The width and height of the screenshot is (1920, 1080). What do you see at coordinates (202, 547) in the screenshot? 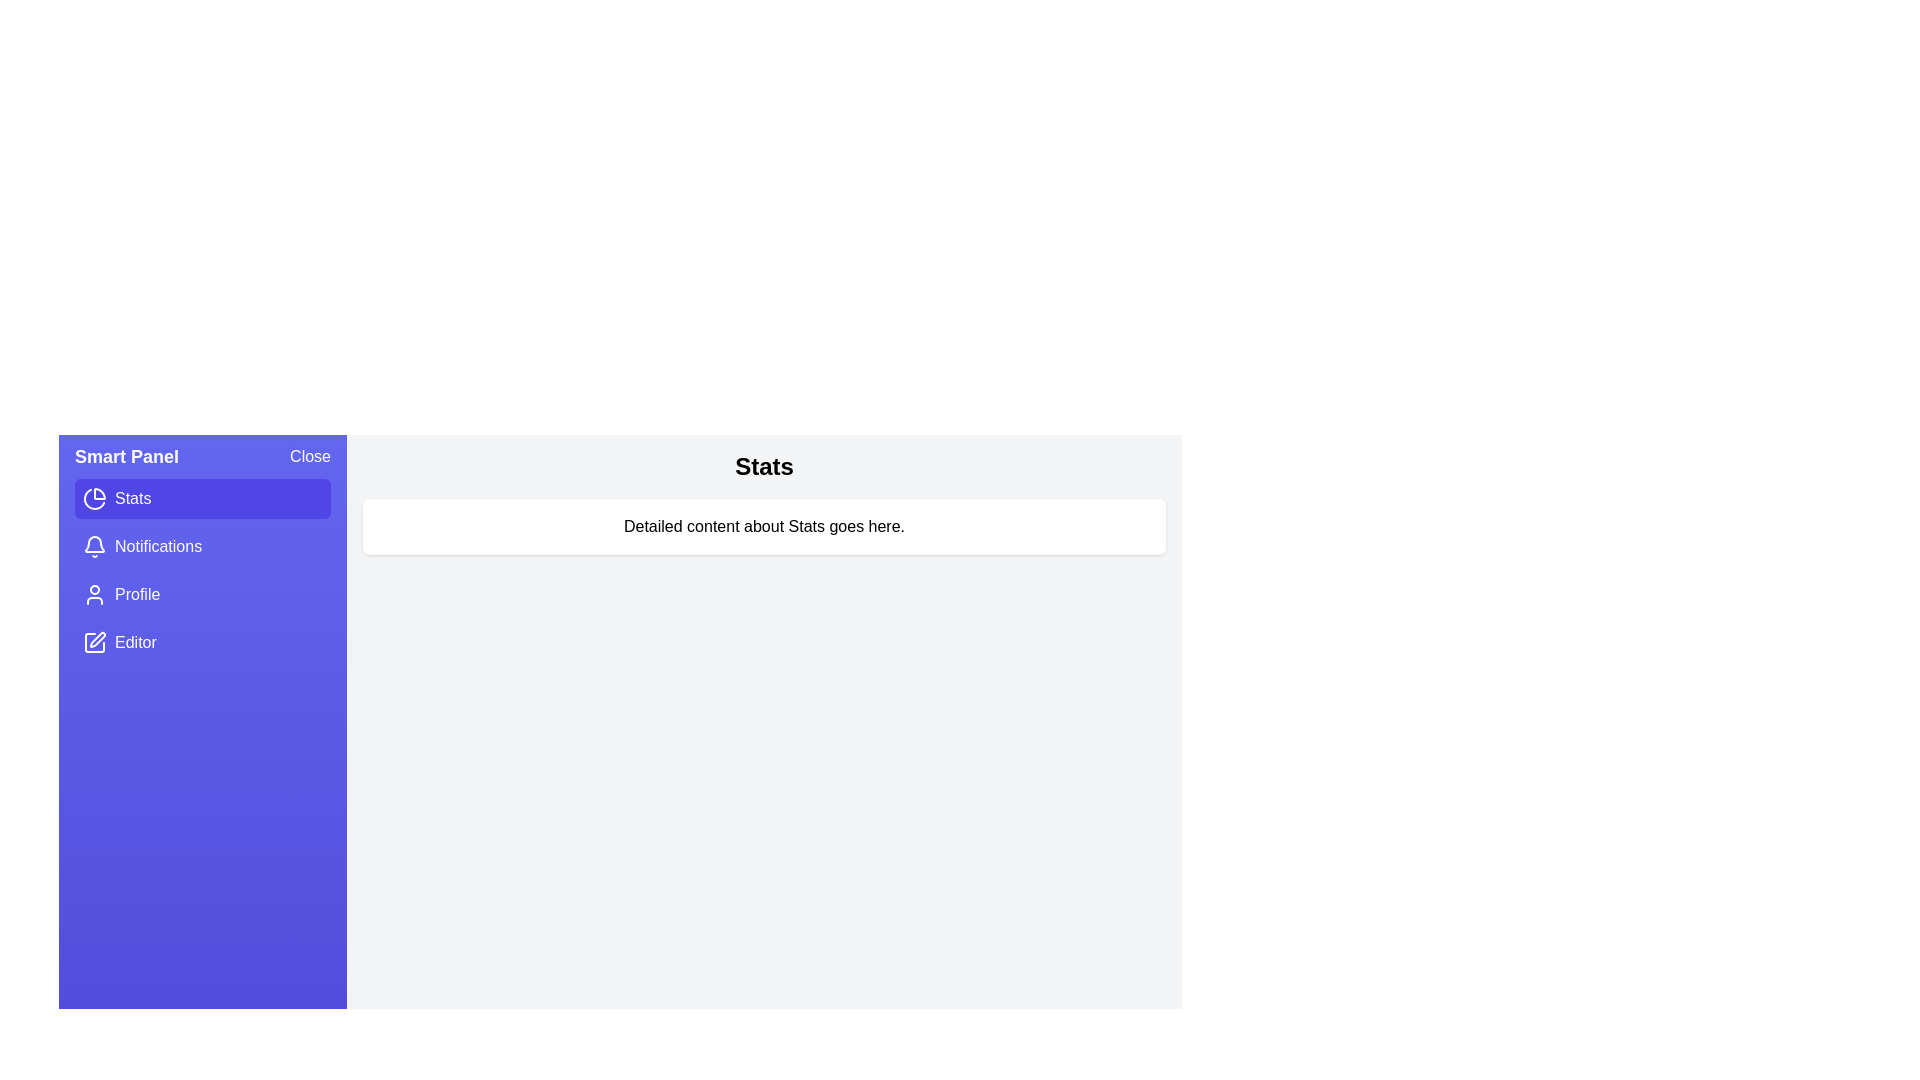
I see `the Notifications section in the menu` at bounding box center [202, 547].